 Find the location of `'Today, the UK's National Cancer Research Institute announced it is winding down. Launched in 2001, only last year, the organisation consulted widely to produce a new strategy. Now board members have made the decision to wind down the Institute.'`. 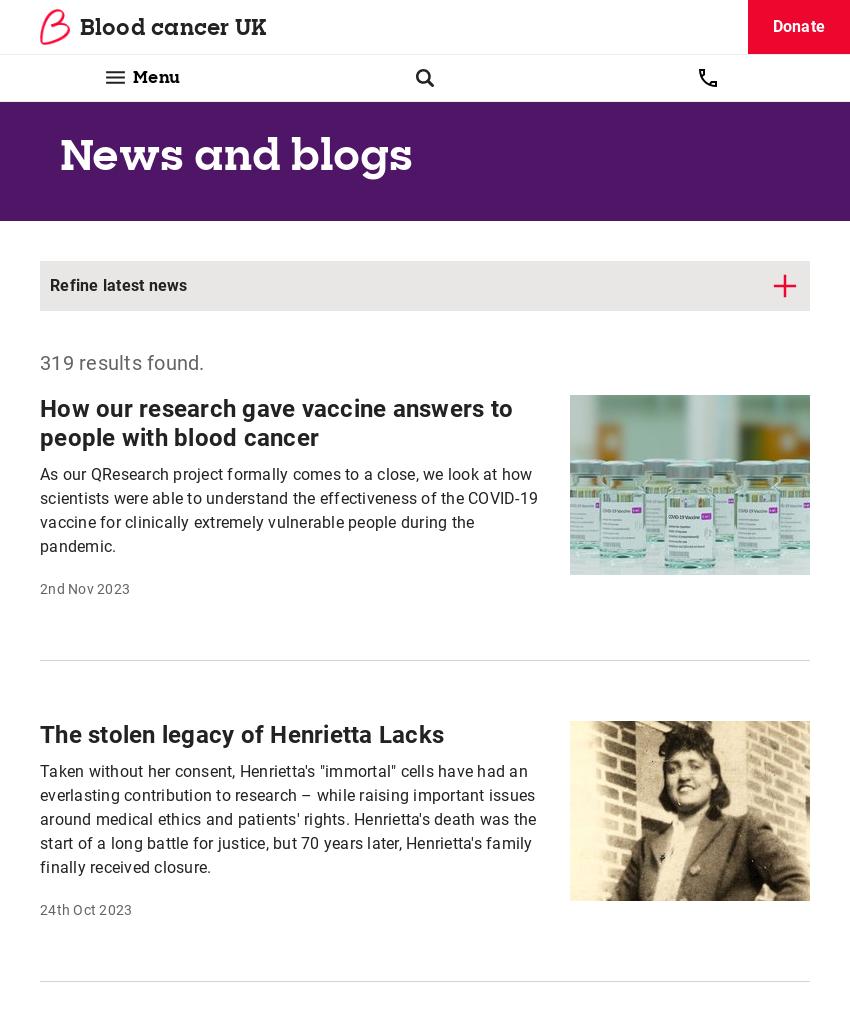

'Today, the UK's National Cancer Research Institute announced it is winding down. Launched in 2001, only last year, the organisation consulted widely to produce a new strategy. Now board members have made the decision to wind down the Institute.' is located at coordinates (39, 481).